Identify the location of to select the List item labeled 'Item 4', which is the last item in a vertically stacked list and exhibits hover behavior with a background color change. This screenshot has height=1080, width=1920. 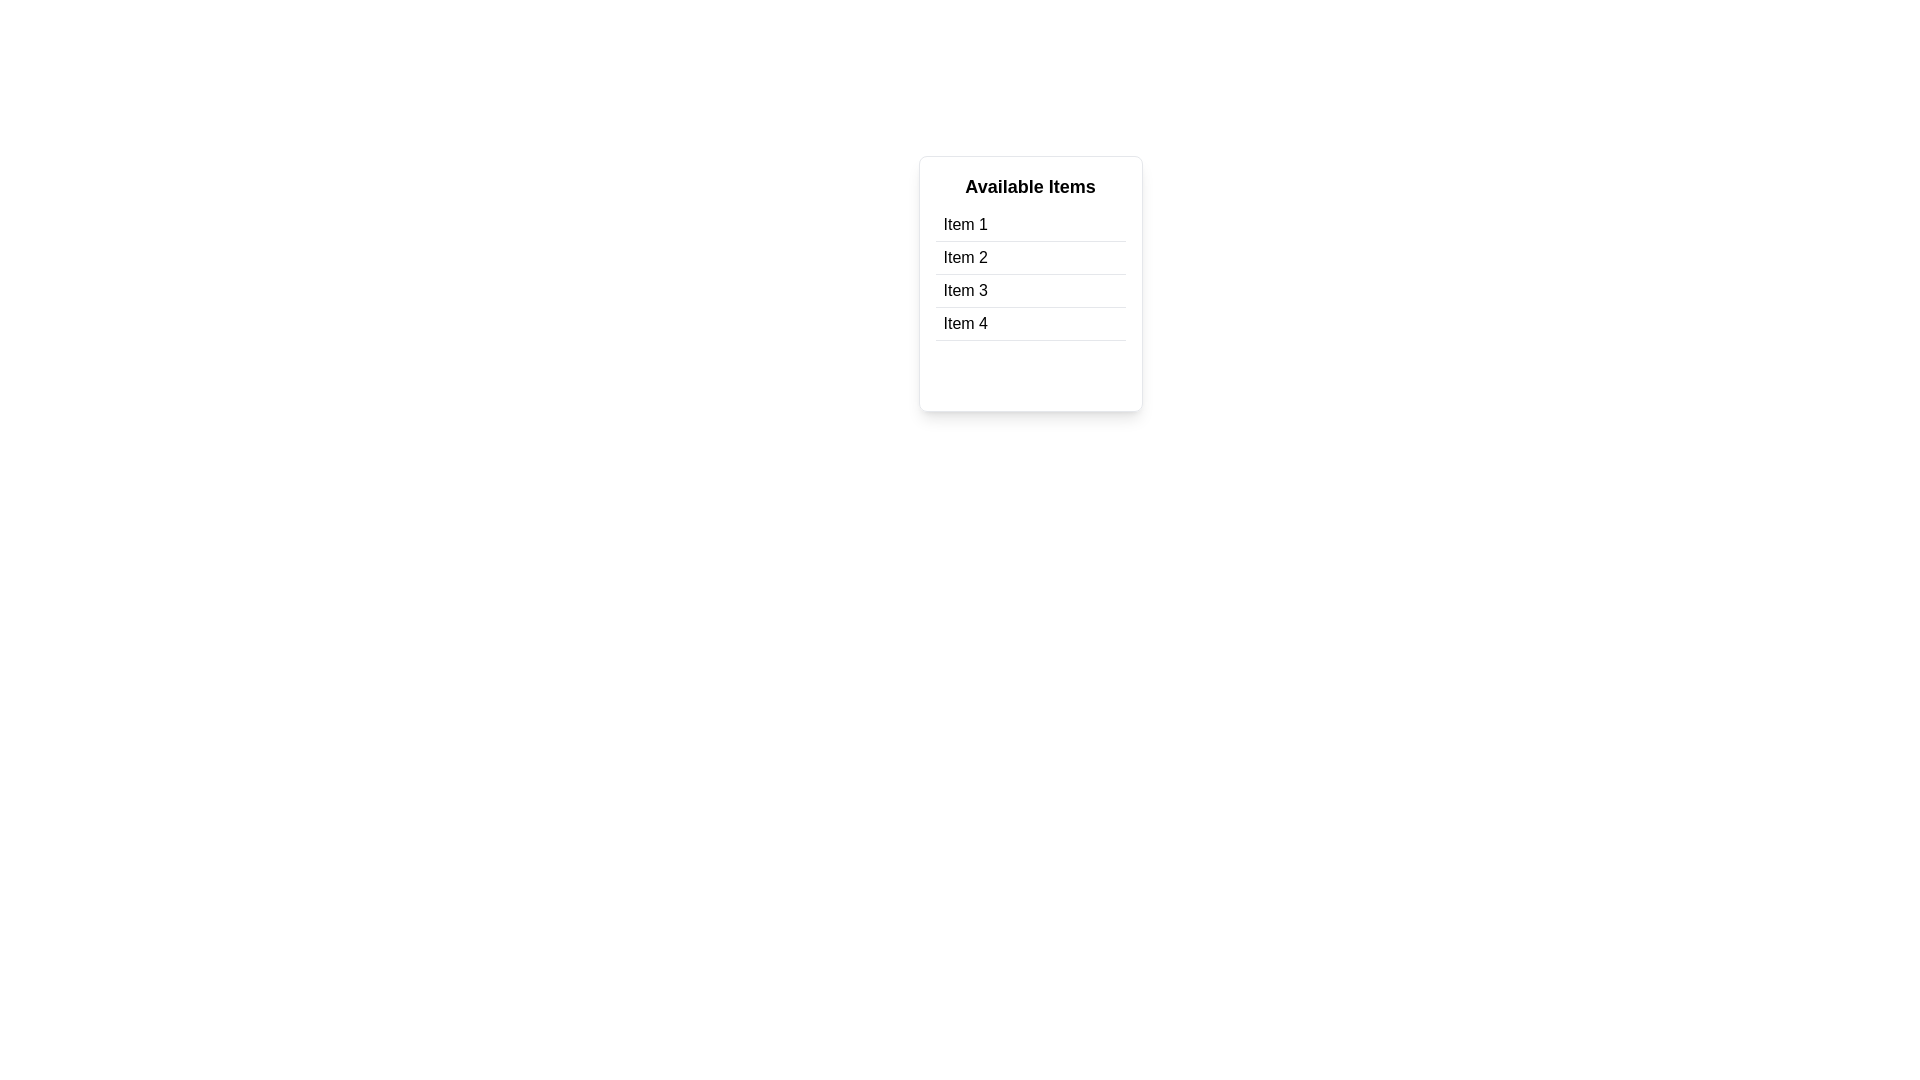
(1030, 323).